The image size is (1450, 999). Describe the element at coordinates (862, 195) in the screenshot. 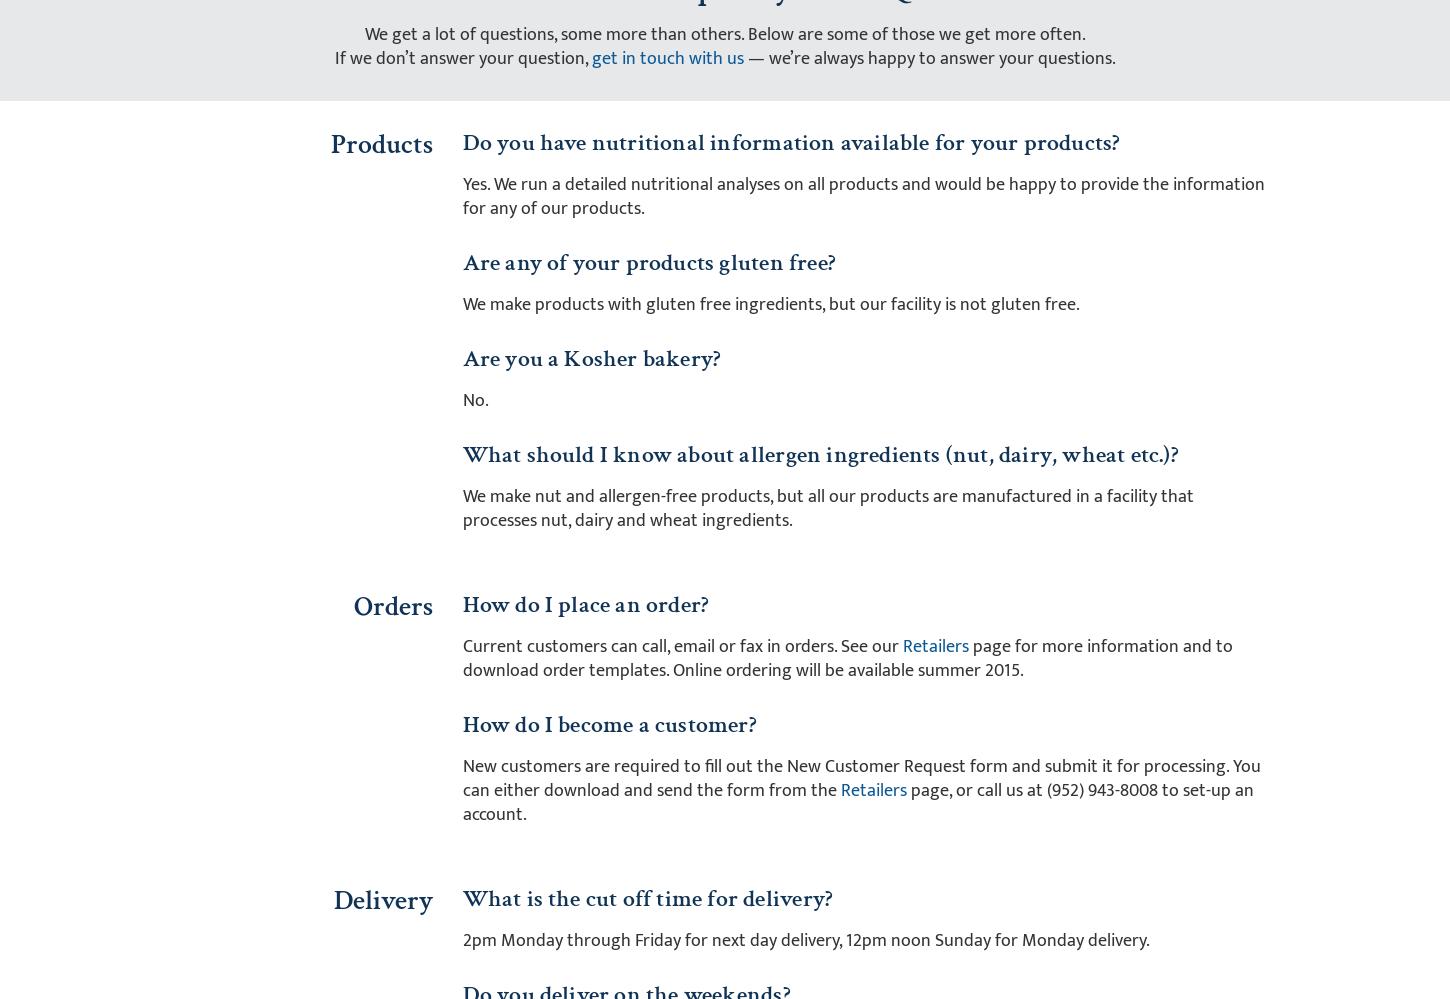

I see `'Yes. We run a detailed nutritional analyses on all products and would be happy to provide the information for any of our products.'` at that location.